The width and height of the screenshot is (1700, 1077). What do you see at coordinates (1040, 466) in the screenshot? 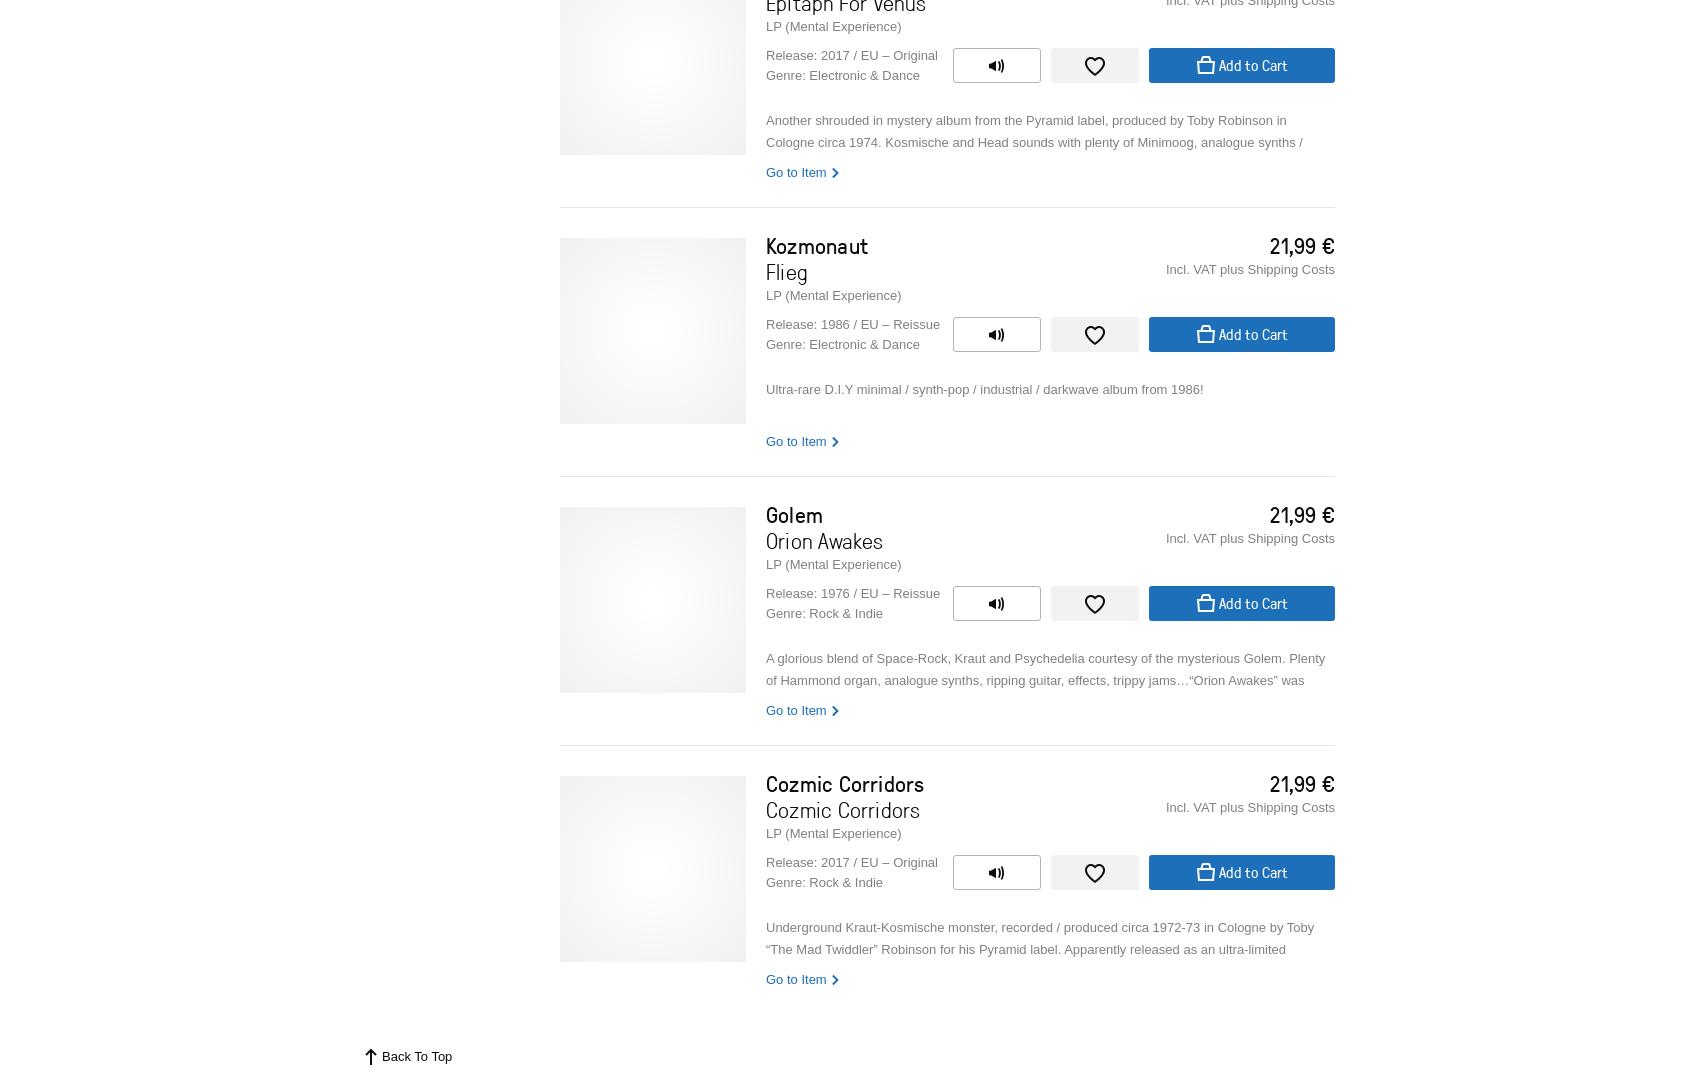
I see `'Kozmonaut was the personal project of a young & talented Canadian musician called Michael Gutierrez, who moved to San Francisco in the early 80s. Influenced by Kraftwerk and German culture / electronic music, Michael recorded the “Flieg” album all by himself at his garage studio, using the pseudonym of “Hans Schiller”.'` at bounding box center [1040, 466].